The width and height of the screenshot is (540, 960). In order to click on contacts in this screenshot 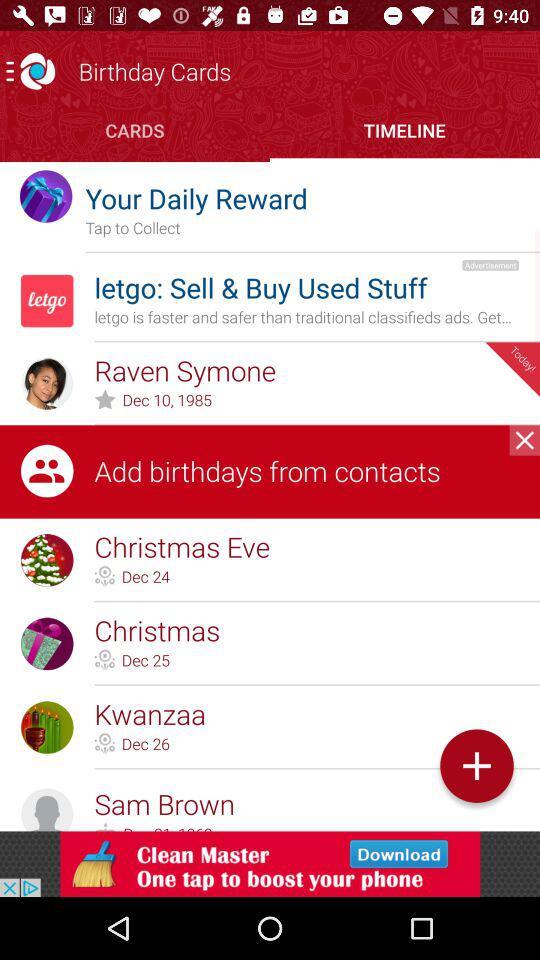, I will do `click(524, 440)`.